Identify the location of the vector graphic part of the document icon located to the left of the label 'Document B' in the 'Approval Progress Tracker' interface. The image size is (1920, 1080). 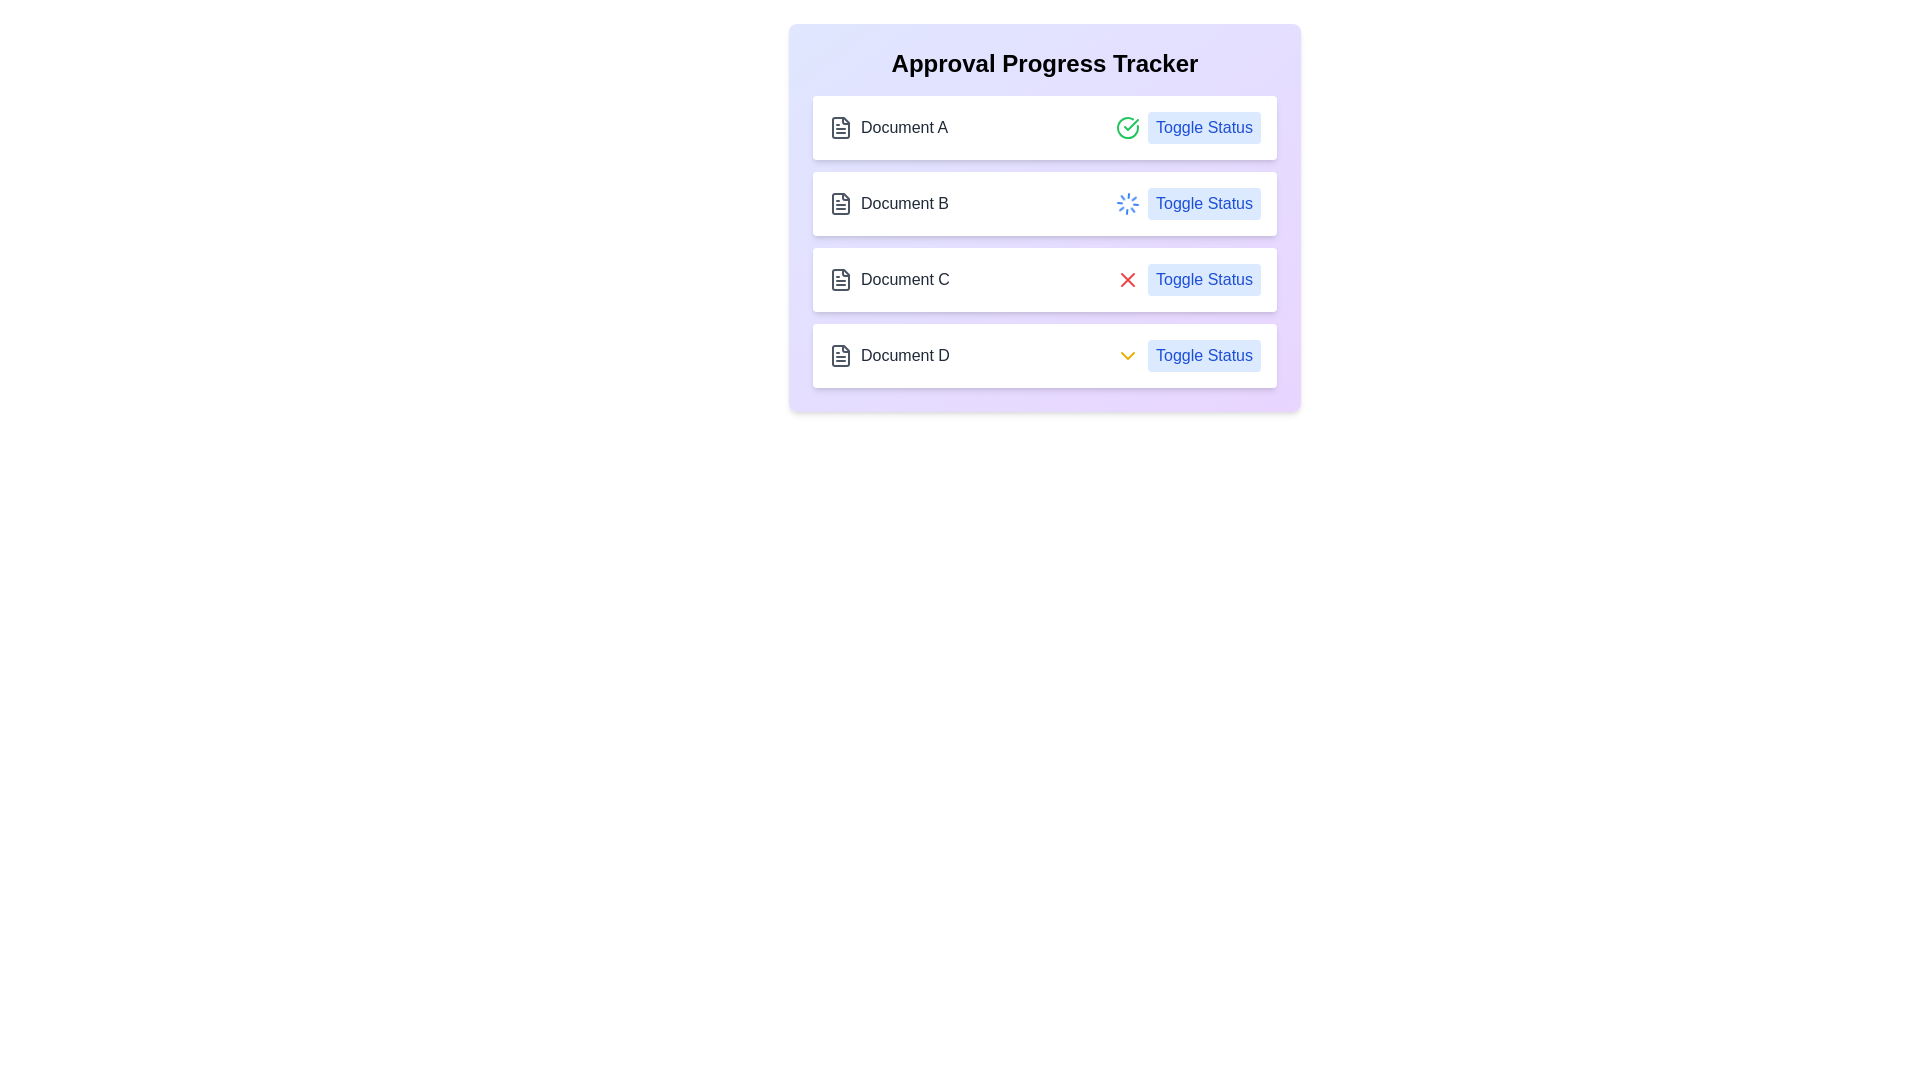
(840, 204).